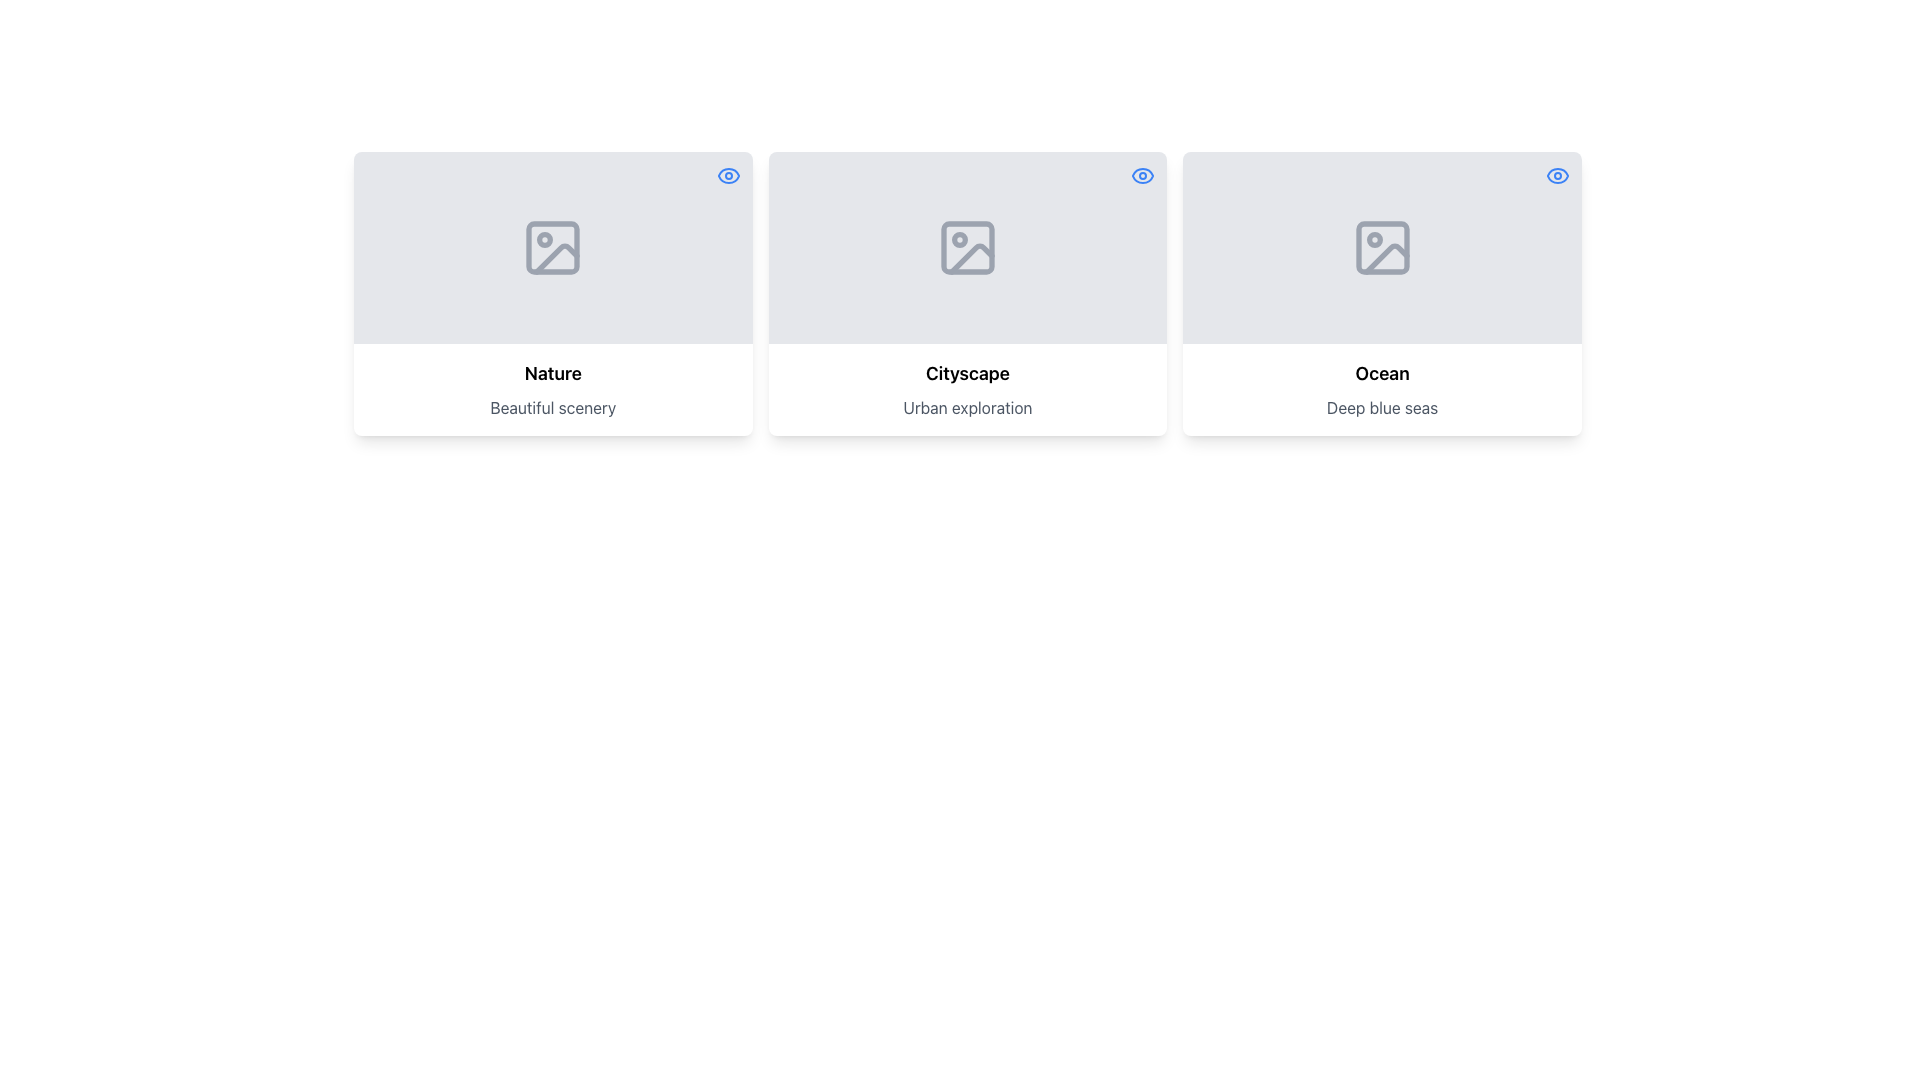 Image resolution: width=1920 pixels, height=1080 pixels. What do you see at coordinates (1381, 407) in the screenshot?
I see `the Text Label that provides a descriptive subtitle related to the card's main topic 'Ocean', located underneath its title in the third card from the left` at bounding box center [1381, 407].